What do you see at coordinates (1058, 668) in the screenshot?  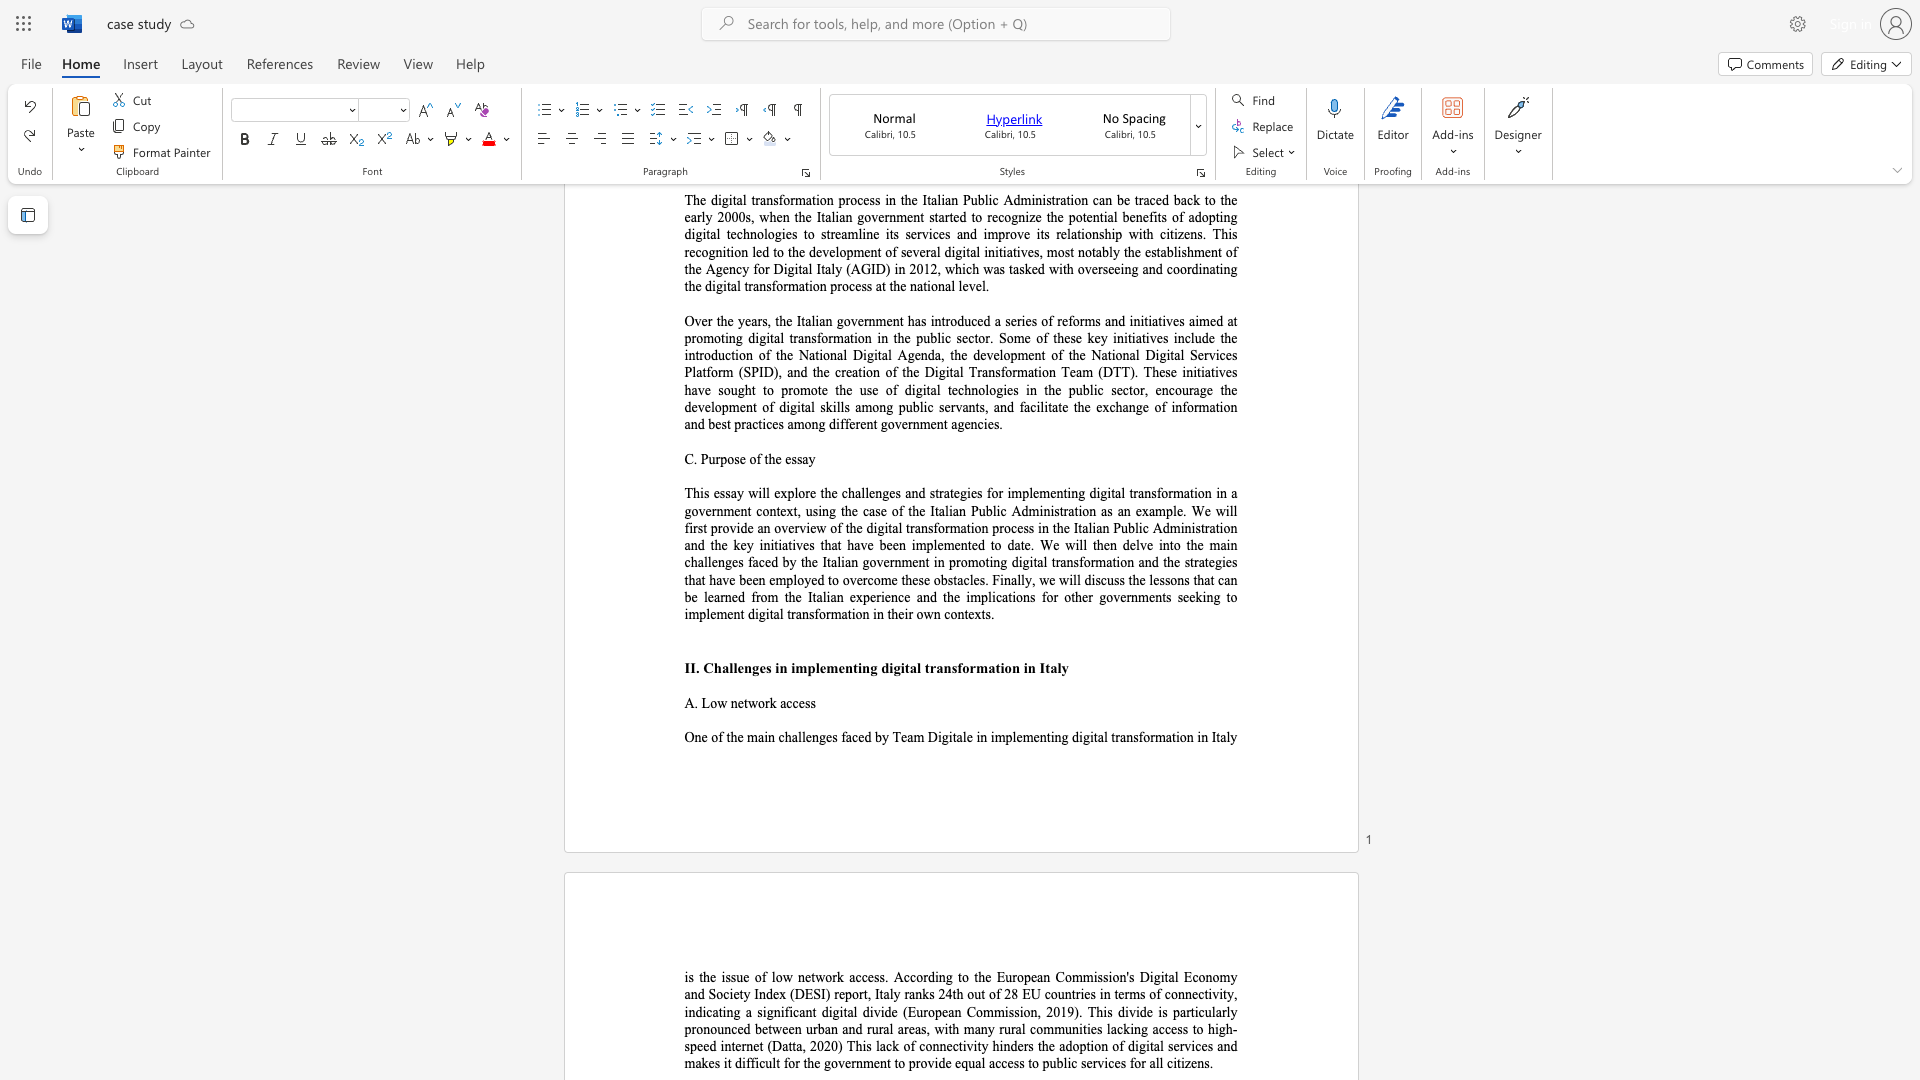 I see `the 5th character "l" in the text` at bounding box center [1058, 668].